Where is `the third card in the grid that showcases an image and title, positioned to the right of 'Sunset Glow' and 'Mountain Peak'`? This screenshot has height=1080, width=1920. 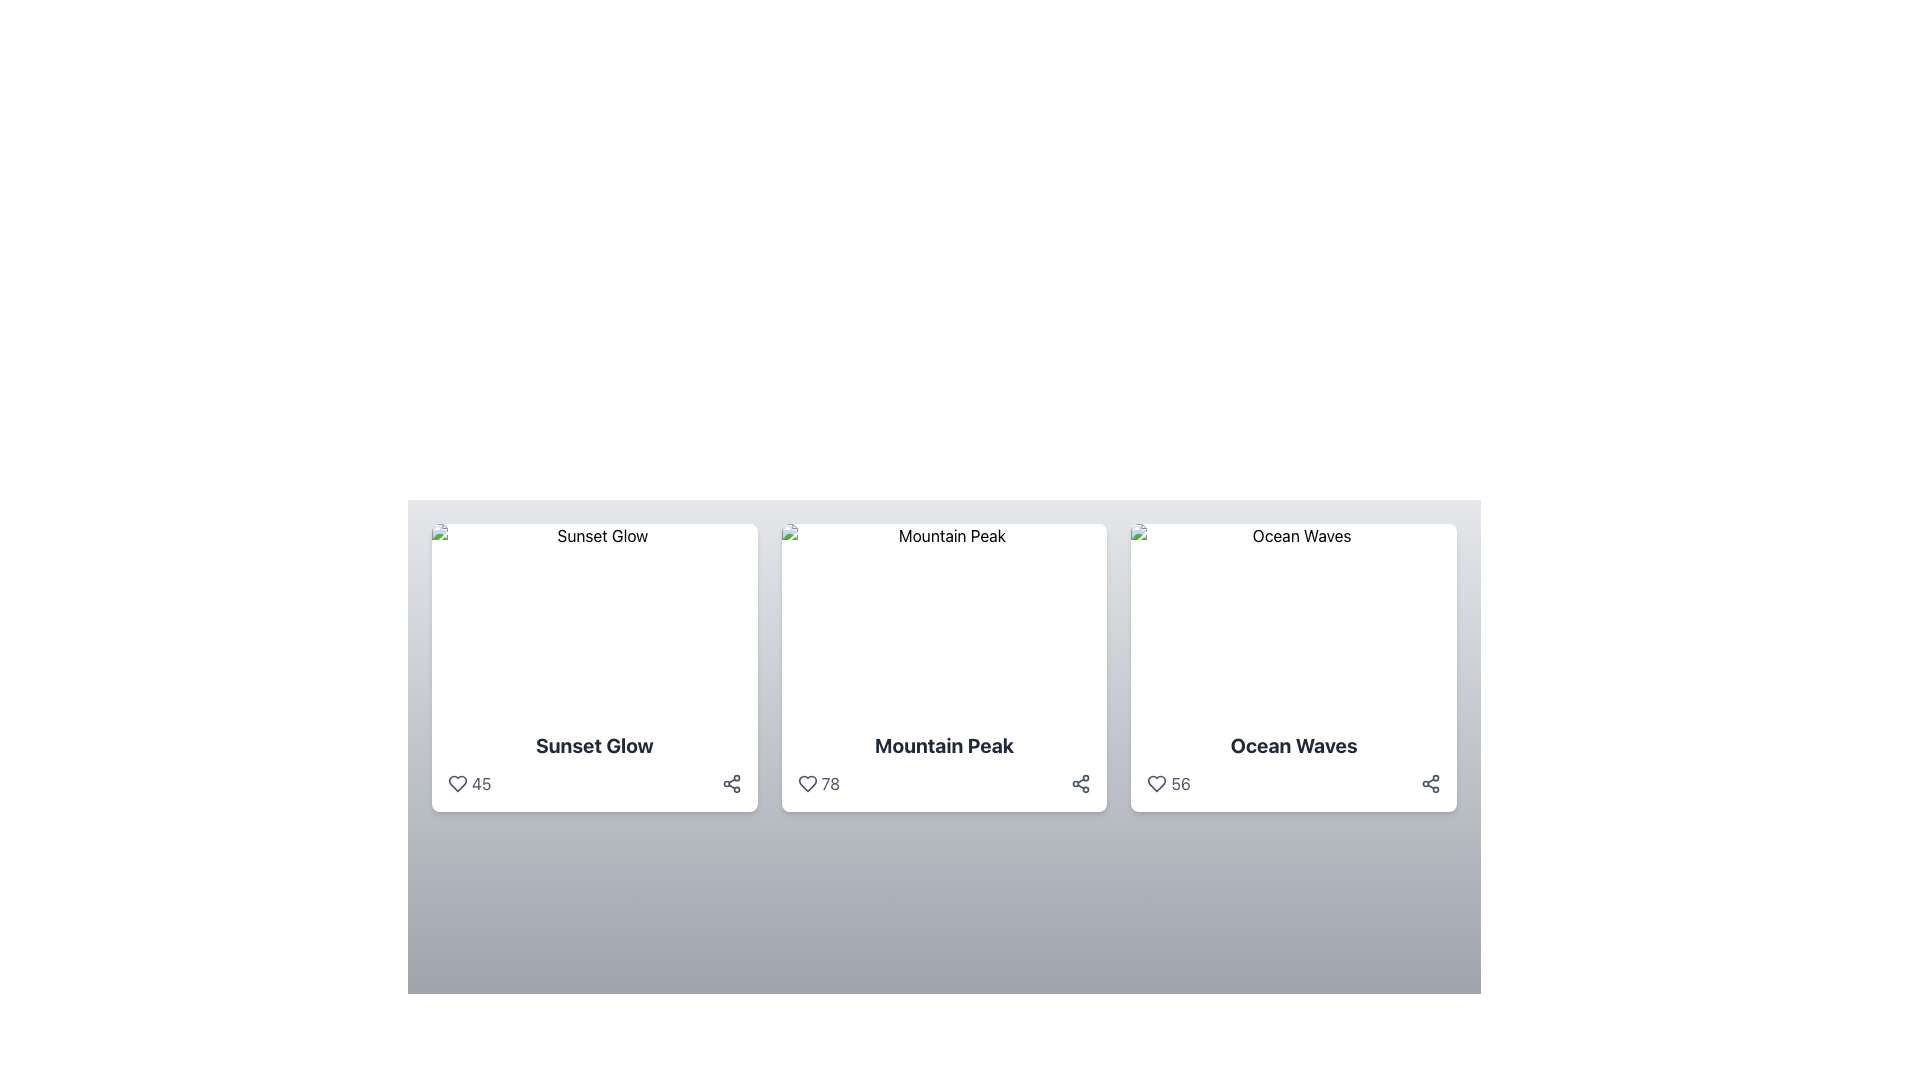 the third card in the grid that showcases an image and title, positioned to the right of 'Sunset Glow' and 'Mountain Peak' is located at coordinates (1294, 667).